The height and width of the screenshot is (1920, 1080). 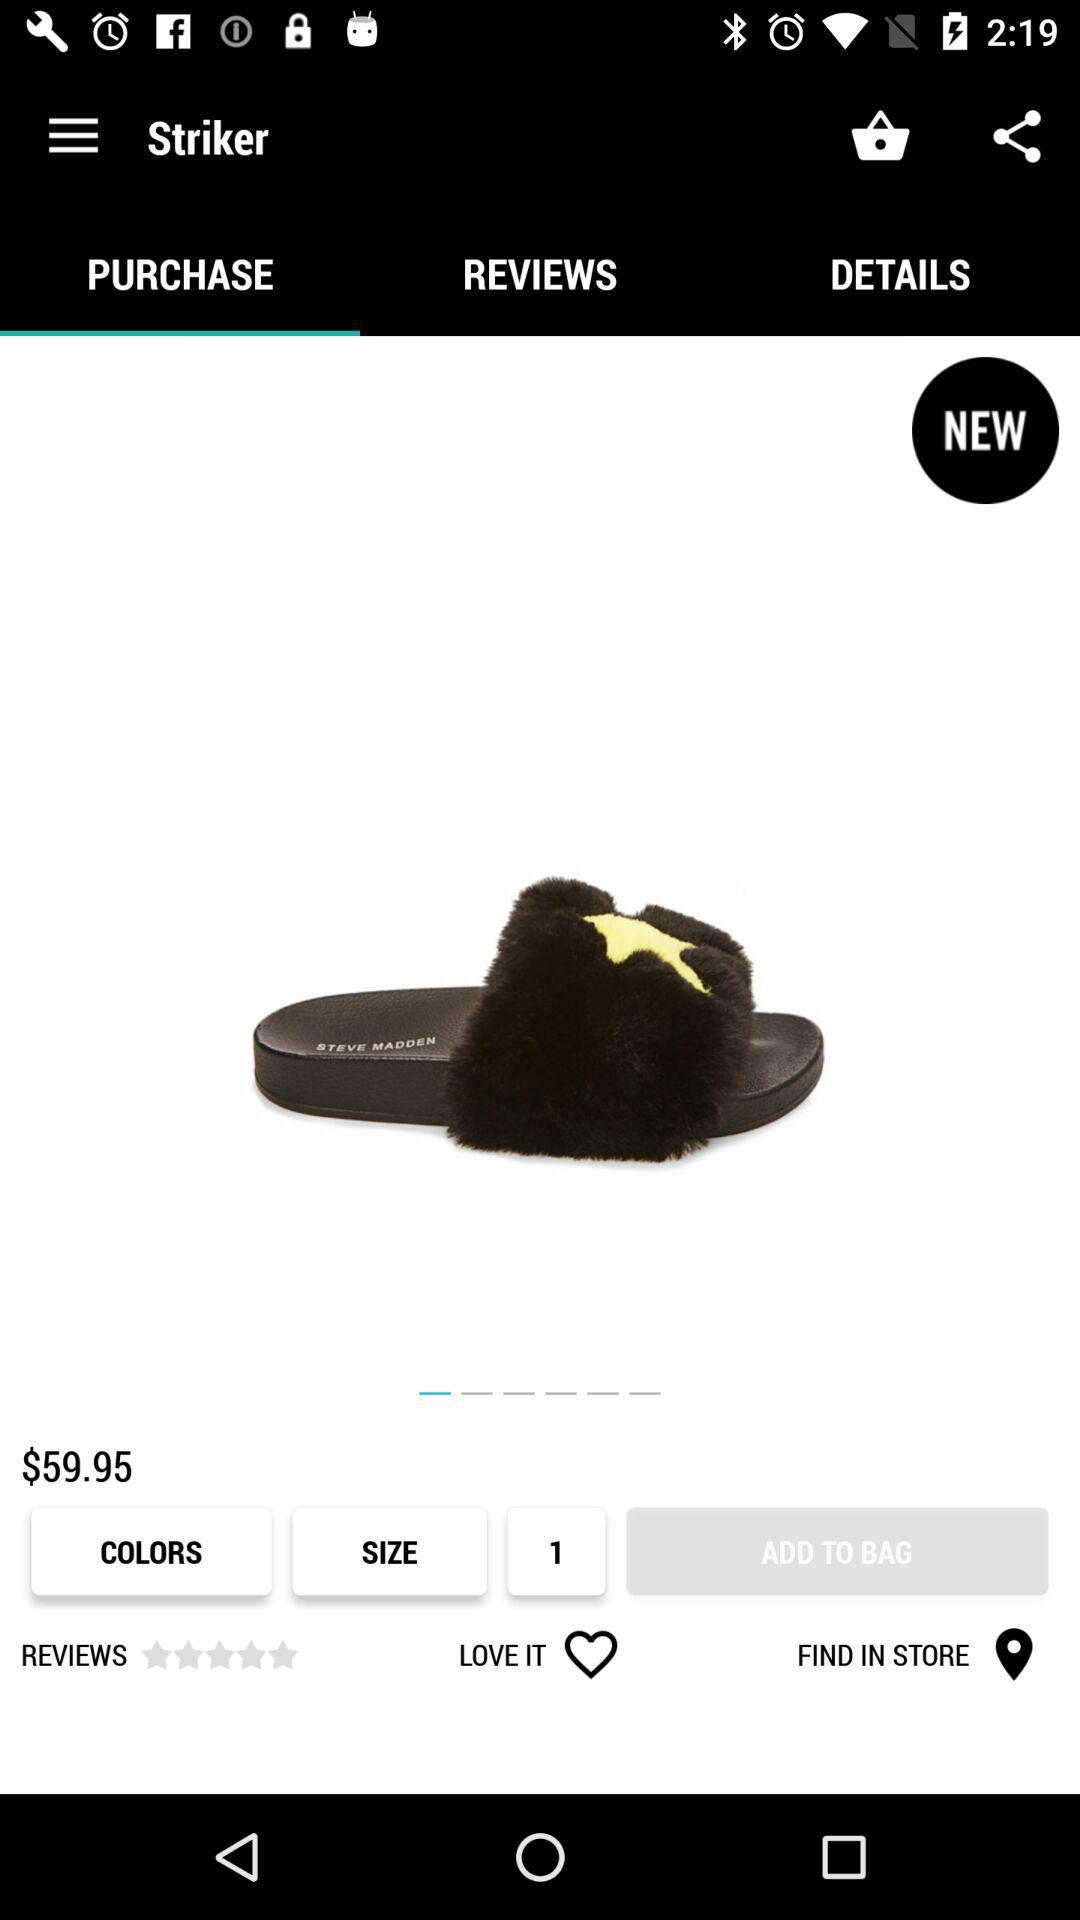 What do you see at coordinates (72, 135) in the screenshot?
I see `item to the left of the striker` at bounding box center [72, 135].